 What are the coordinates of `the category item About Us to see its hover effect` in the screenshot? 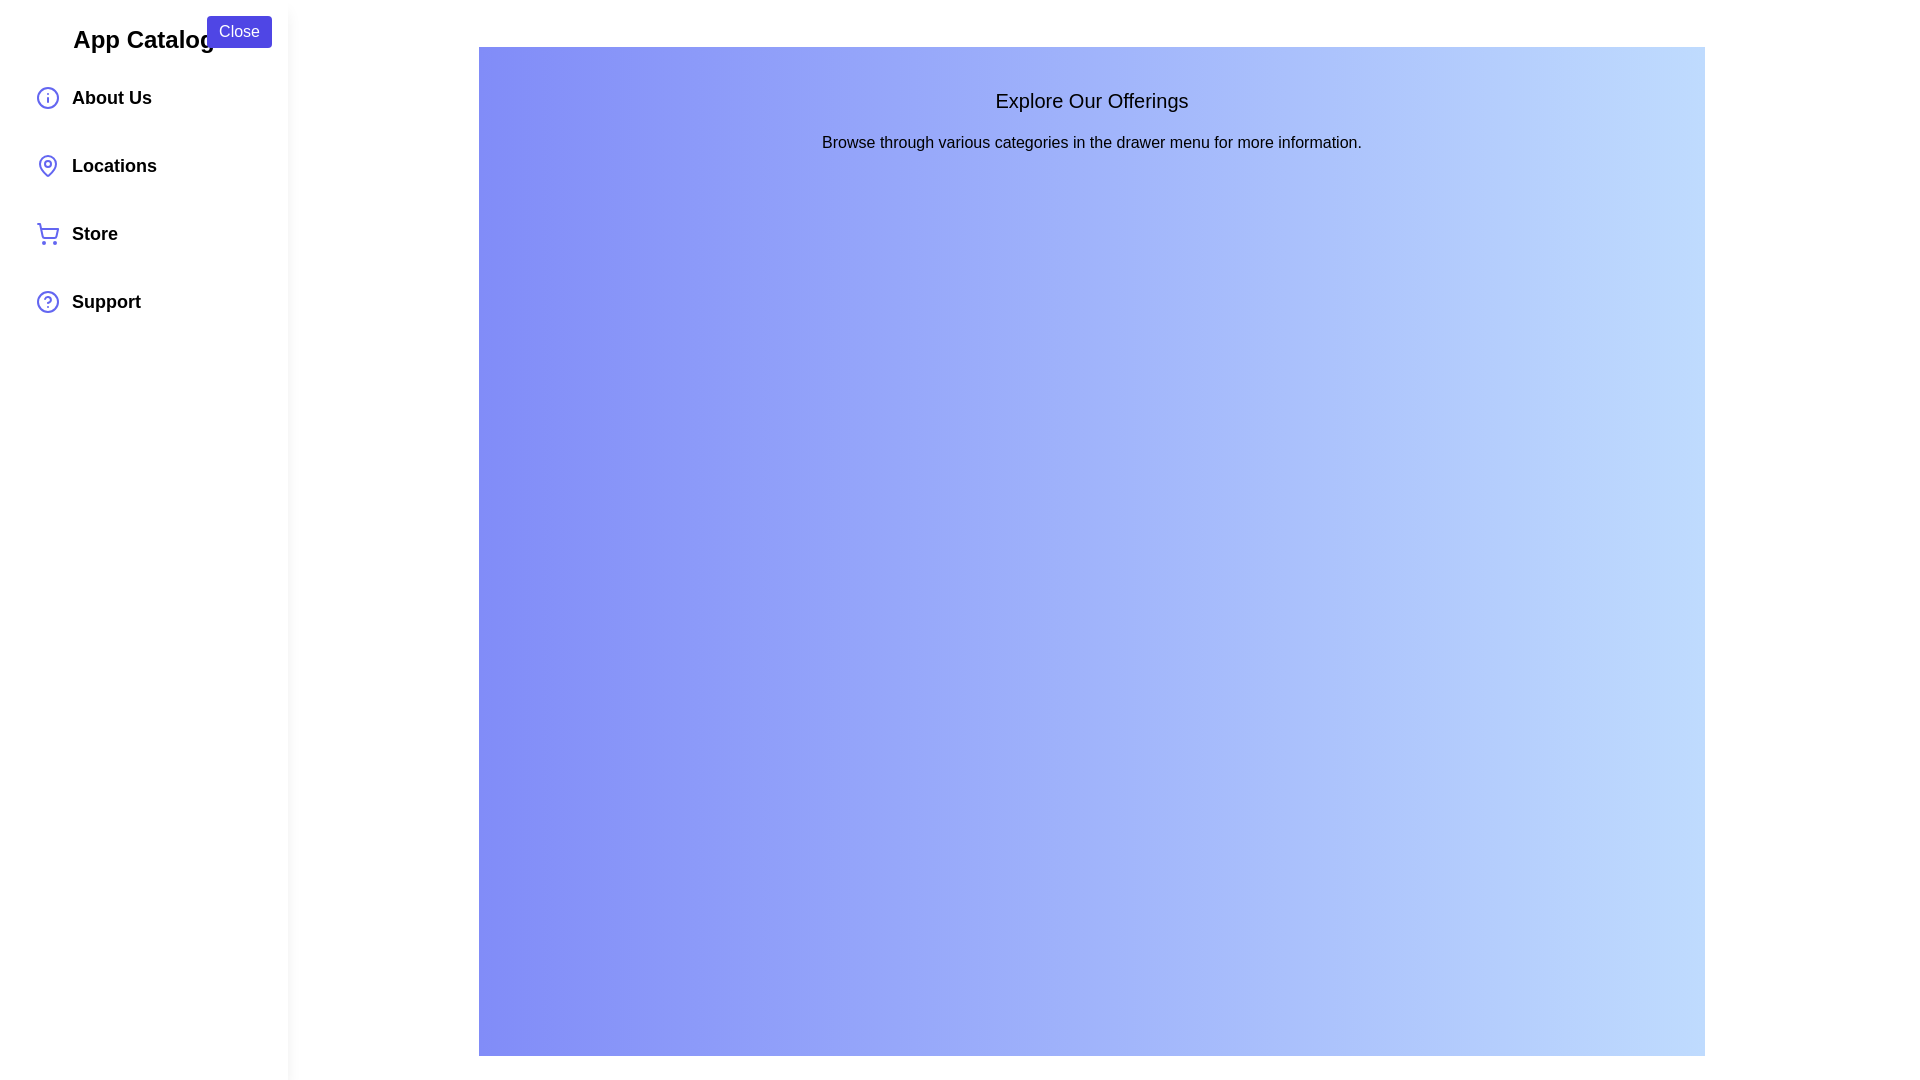 It's located at (143, 97).